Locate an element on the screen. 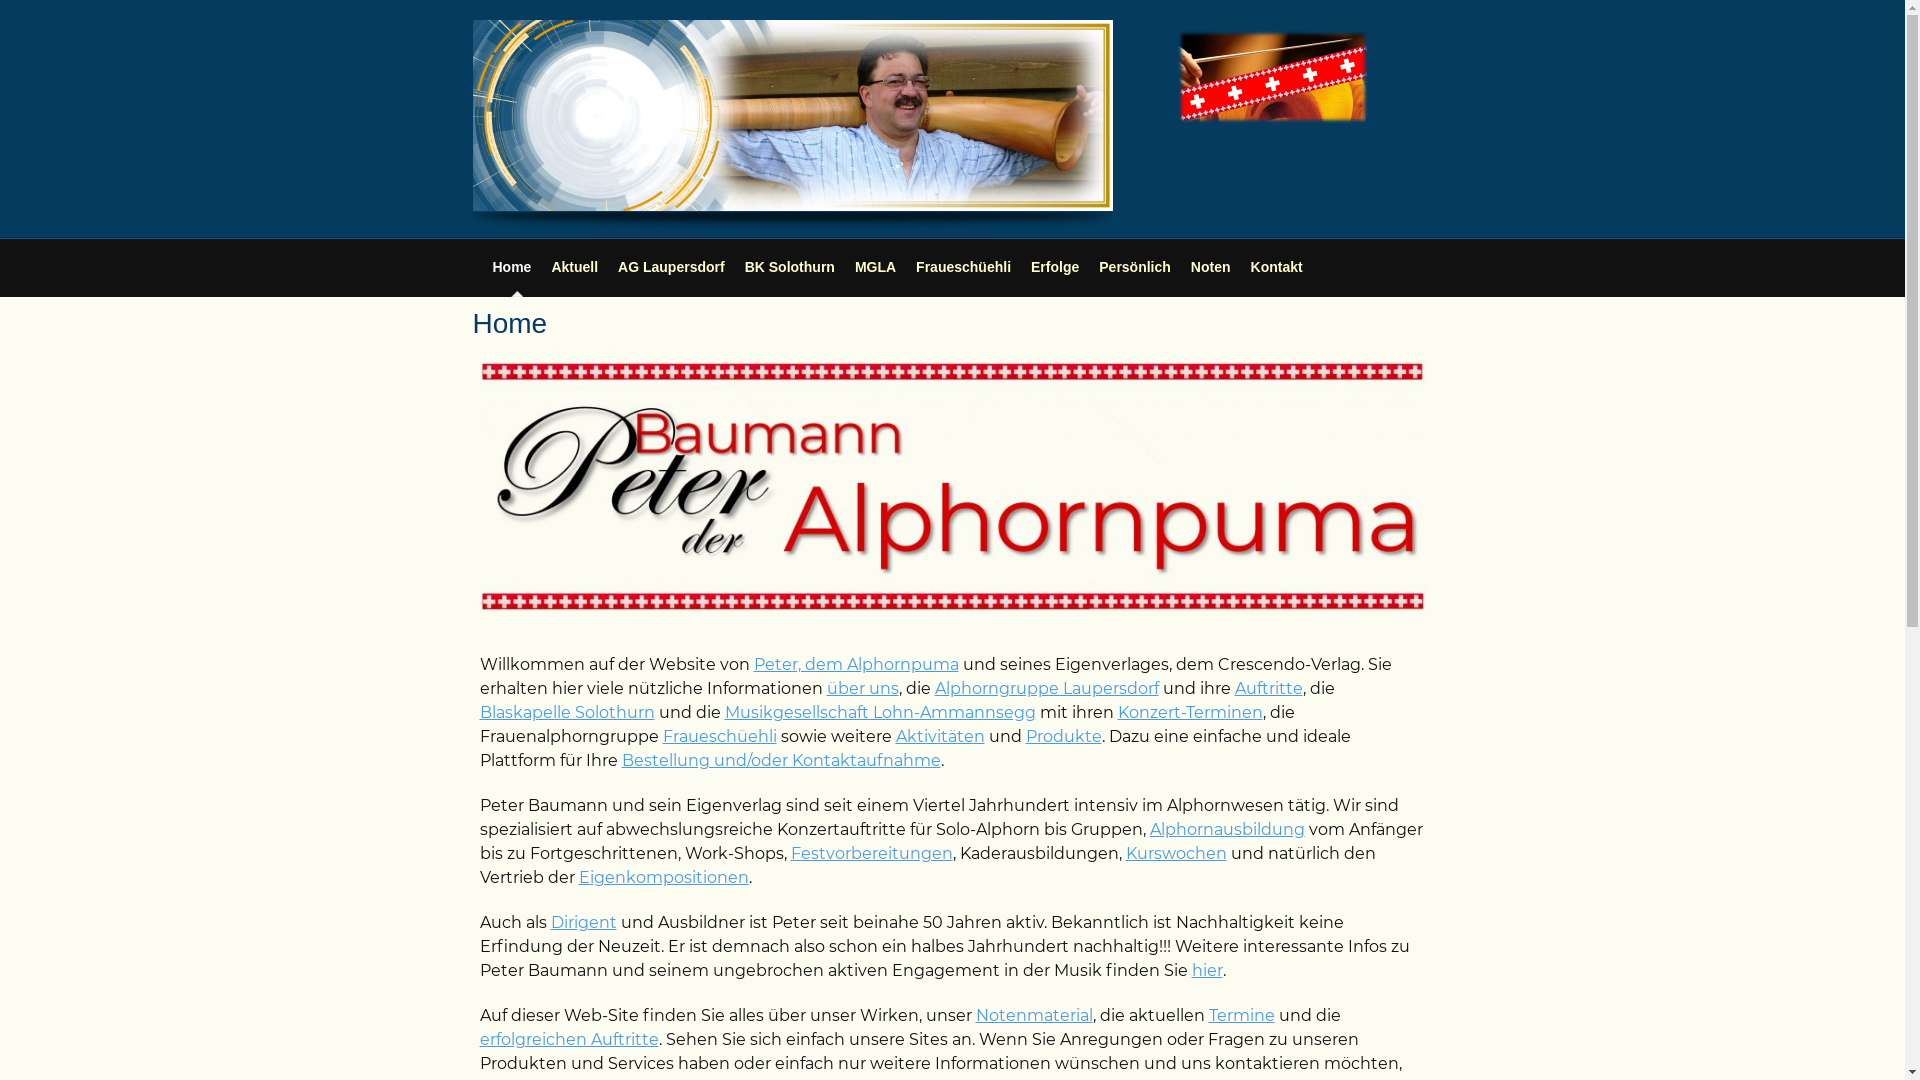  'Home' is located at coordinates (511, 265).